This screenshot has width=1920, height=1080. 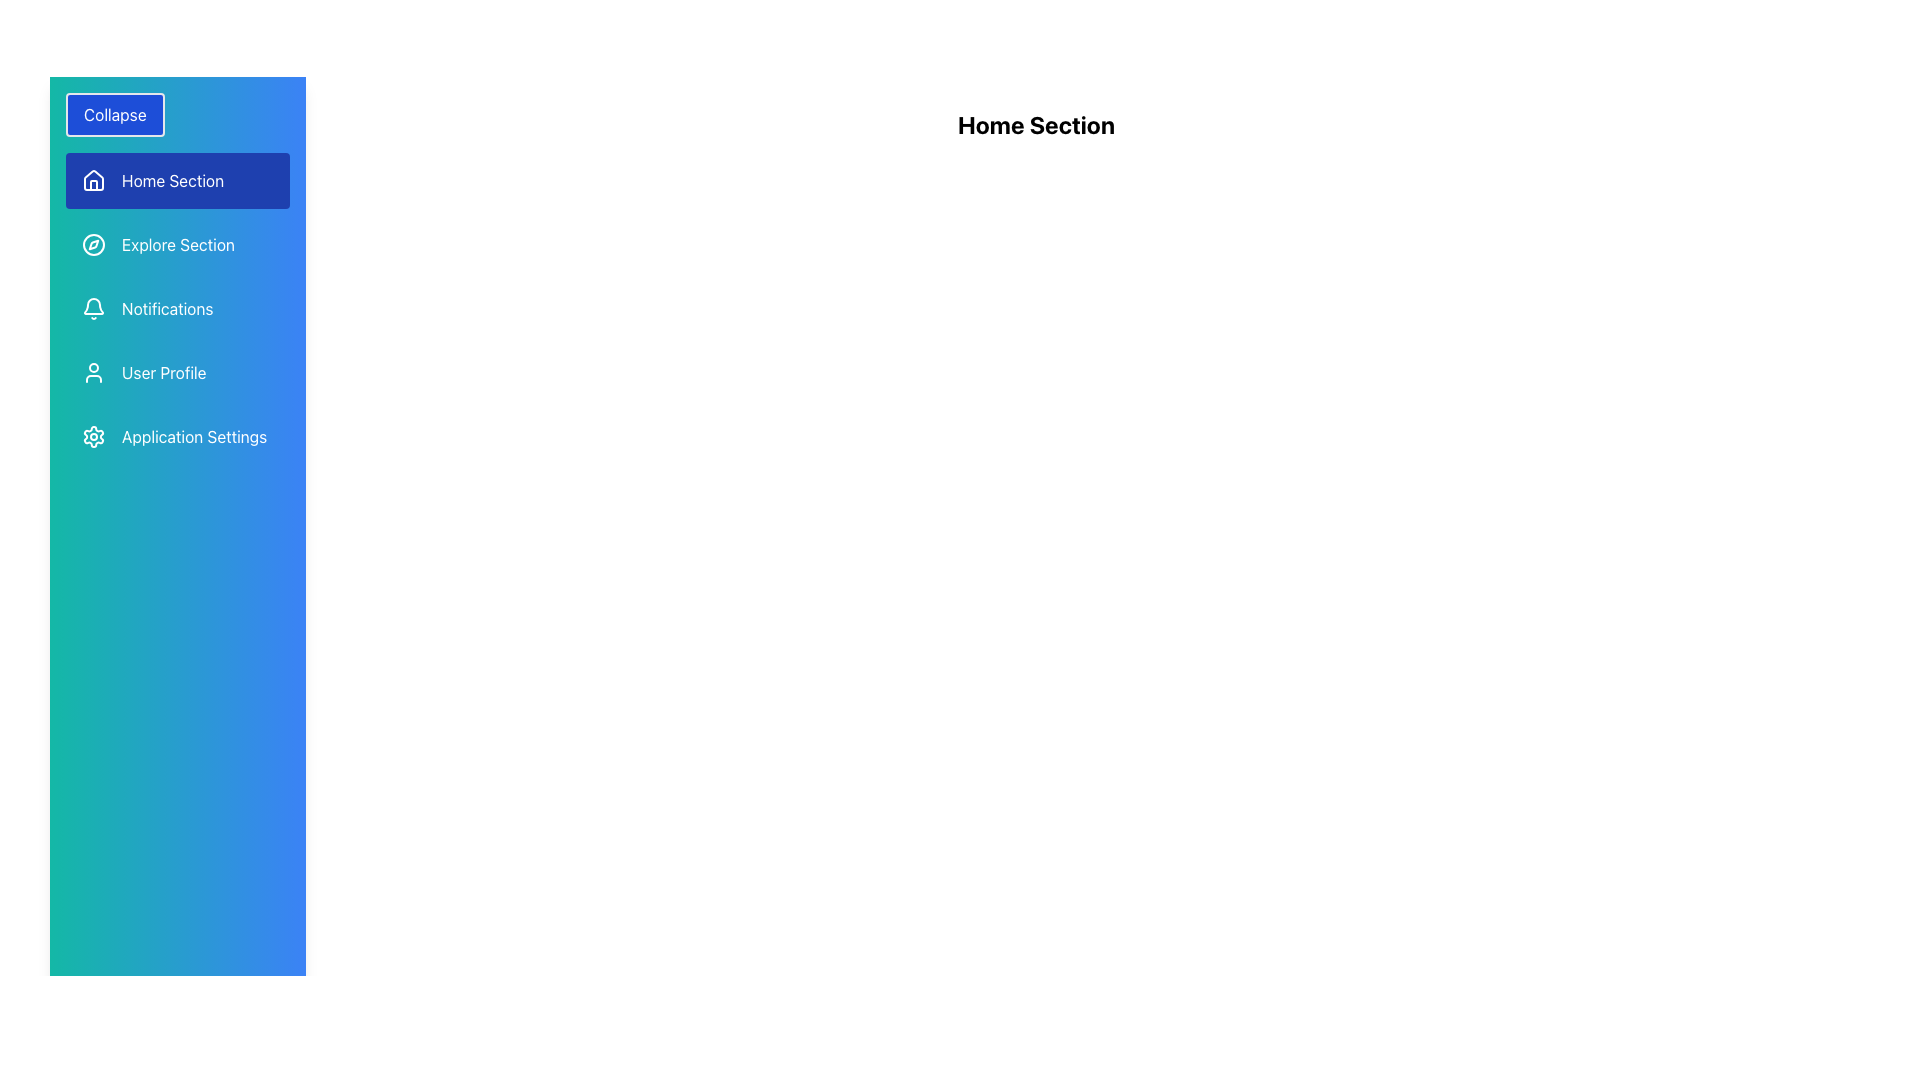 I want to click on the fourth item in the vertical list of menu elements that links to the user profile section of the application, so click(x=177, y=373).